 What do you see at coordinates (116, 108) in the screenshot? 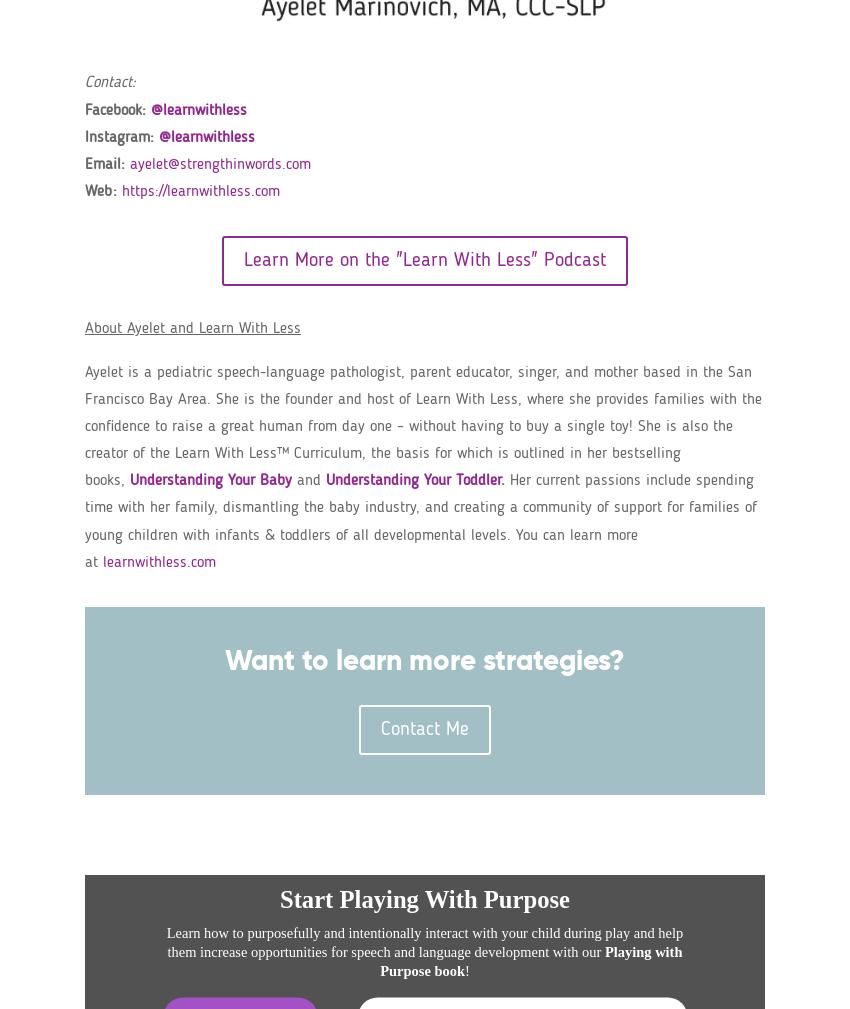
I see `'Facebook:'` at bounding box center [116, 108].